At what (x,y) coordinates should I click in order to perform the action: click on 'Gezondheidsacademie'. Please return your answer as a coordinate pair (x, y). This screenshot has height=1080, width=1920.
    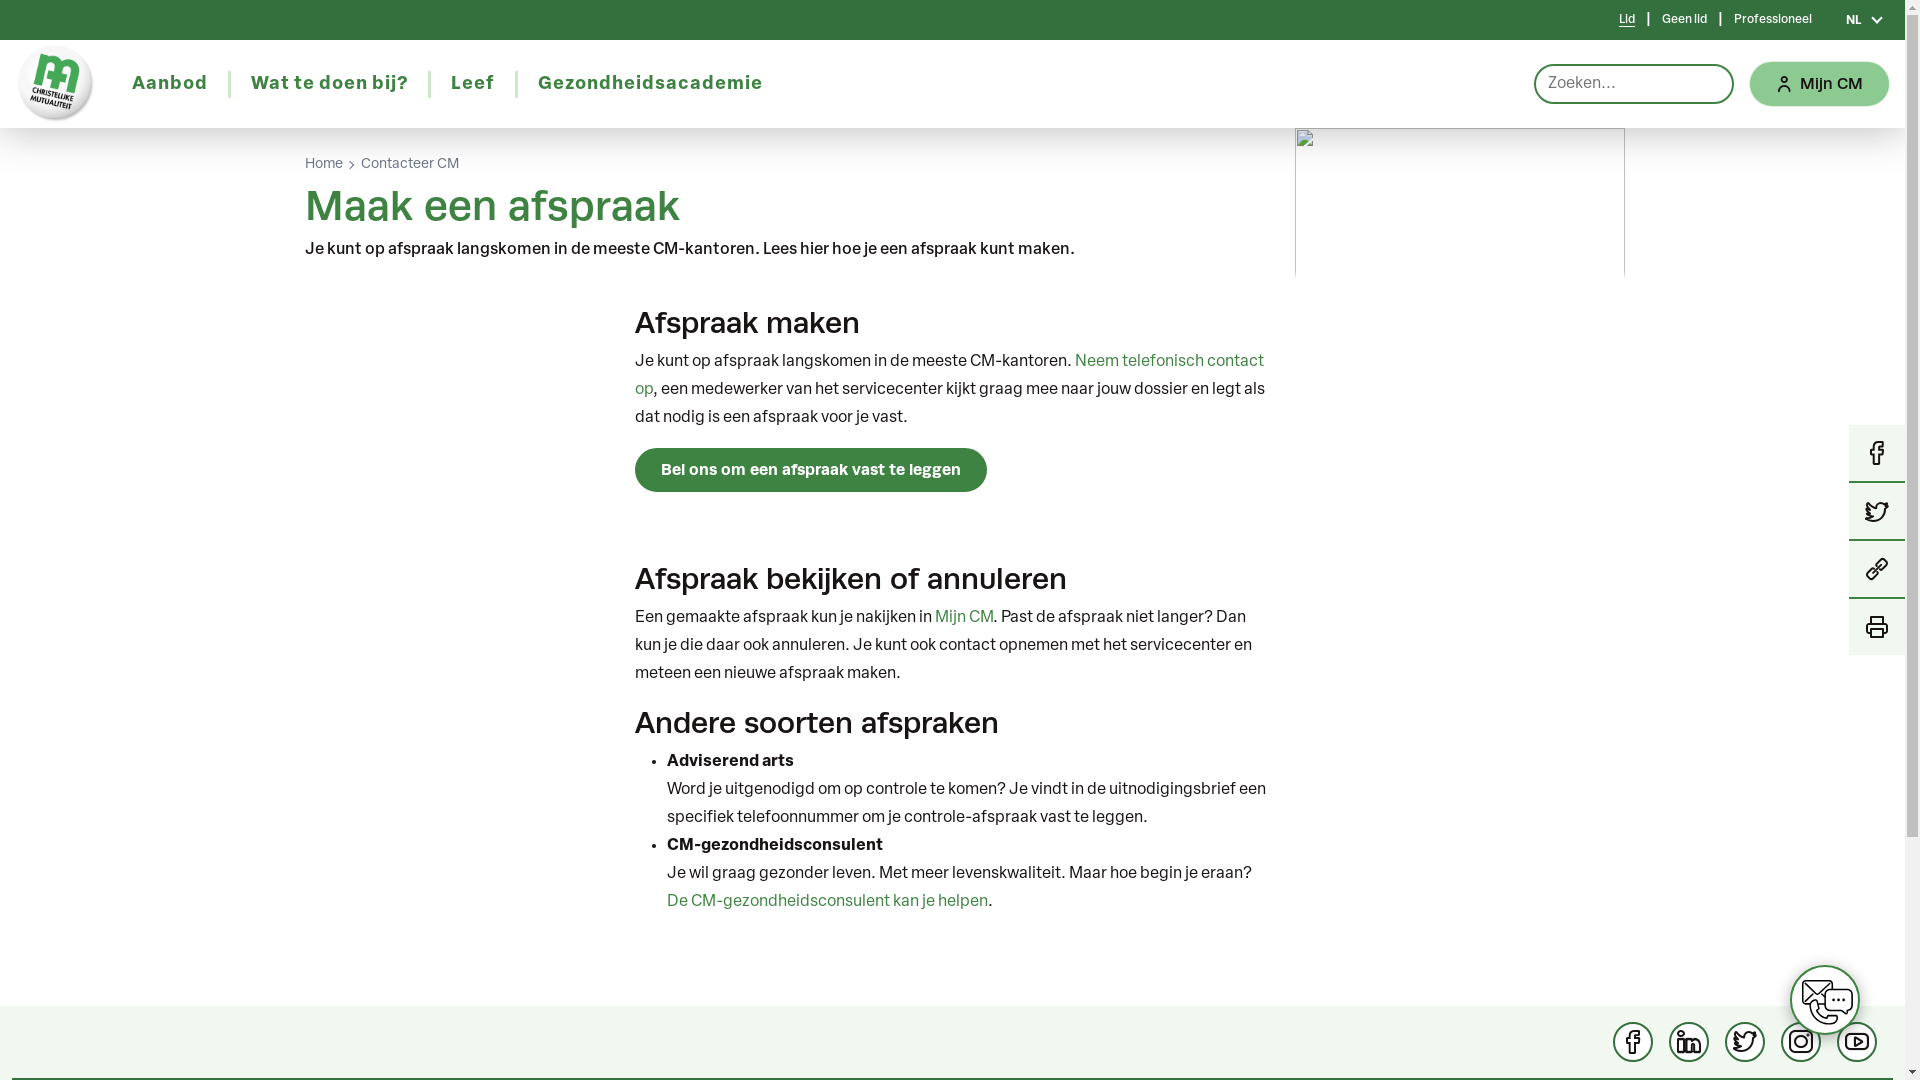
    Looking at the image, I should click on (650, 82).